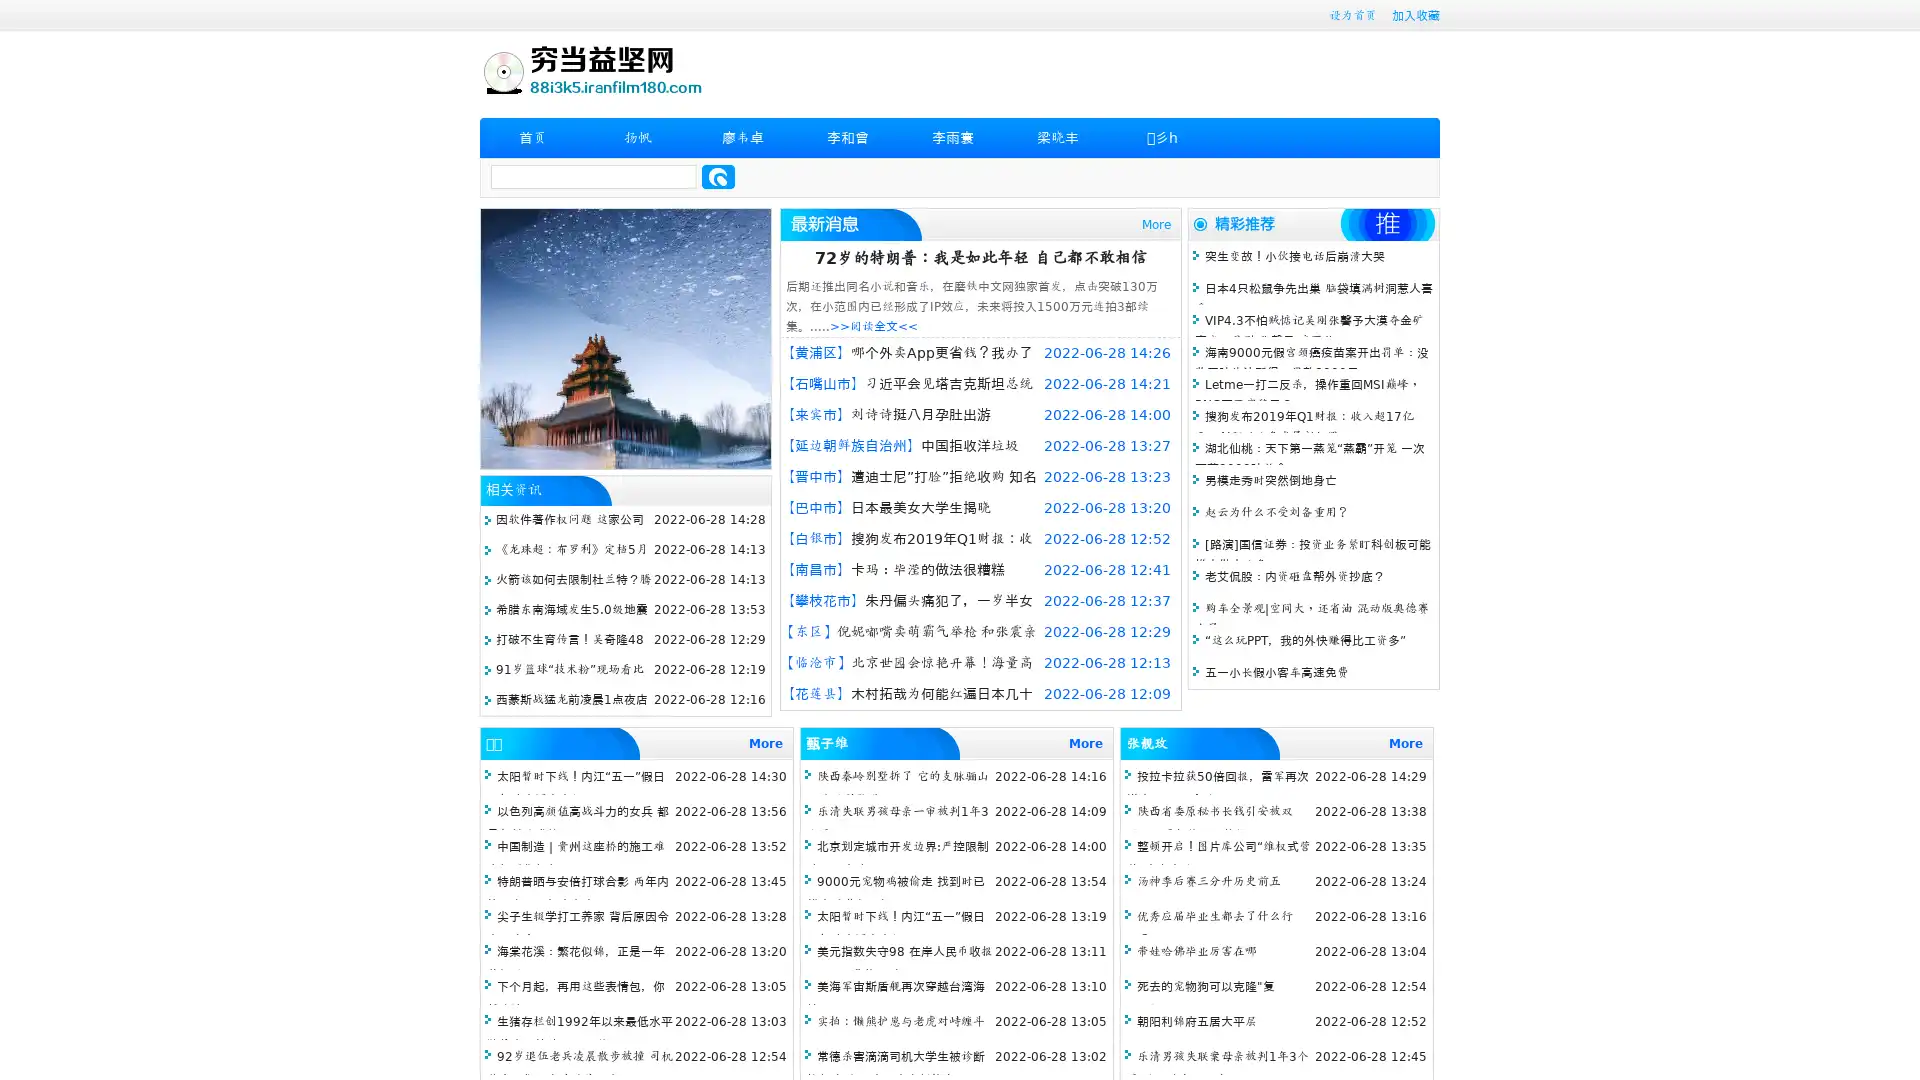 This screenshot has width=1920, height=1080. I want to click on Search, so click(718, 176).